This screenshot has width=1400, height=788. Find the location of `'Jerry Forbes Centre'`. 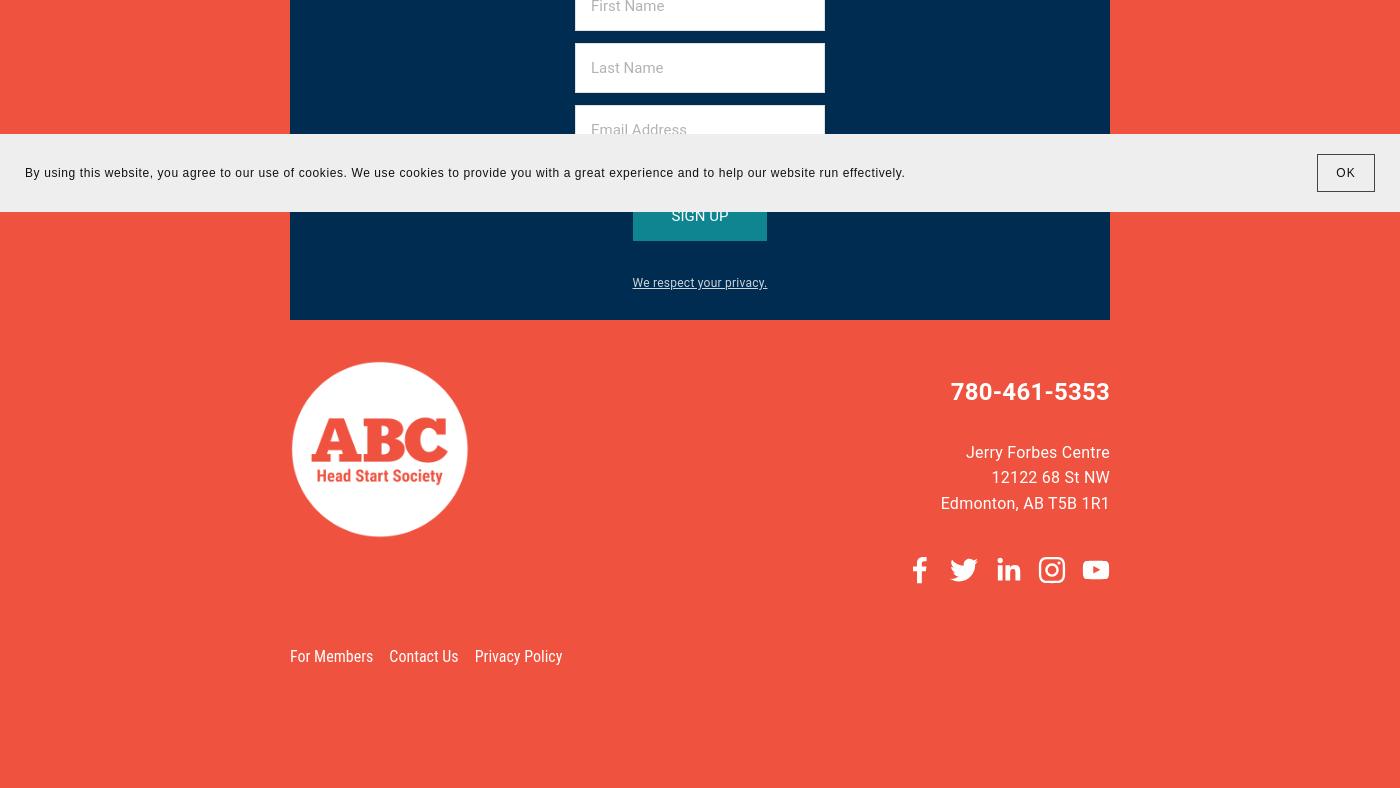

'Jerry Forbes Centre' is located at coordinates (965, 450).